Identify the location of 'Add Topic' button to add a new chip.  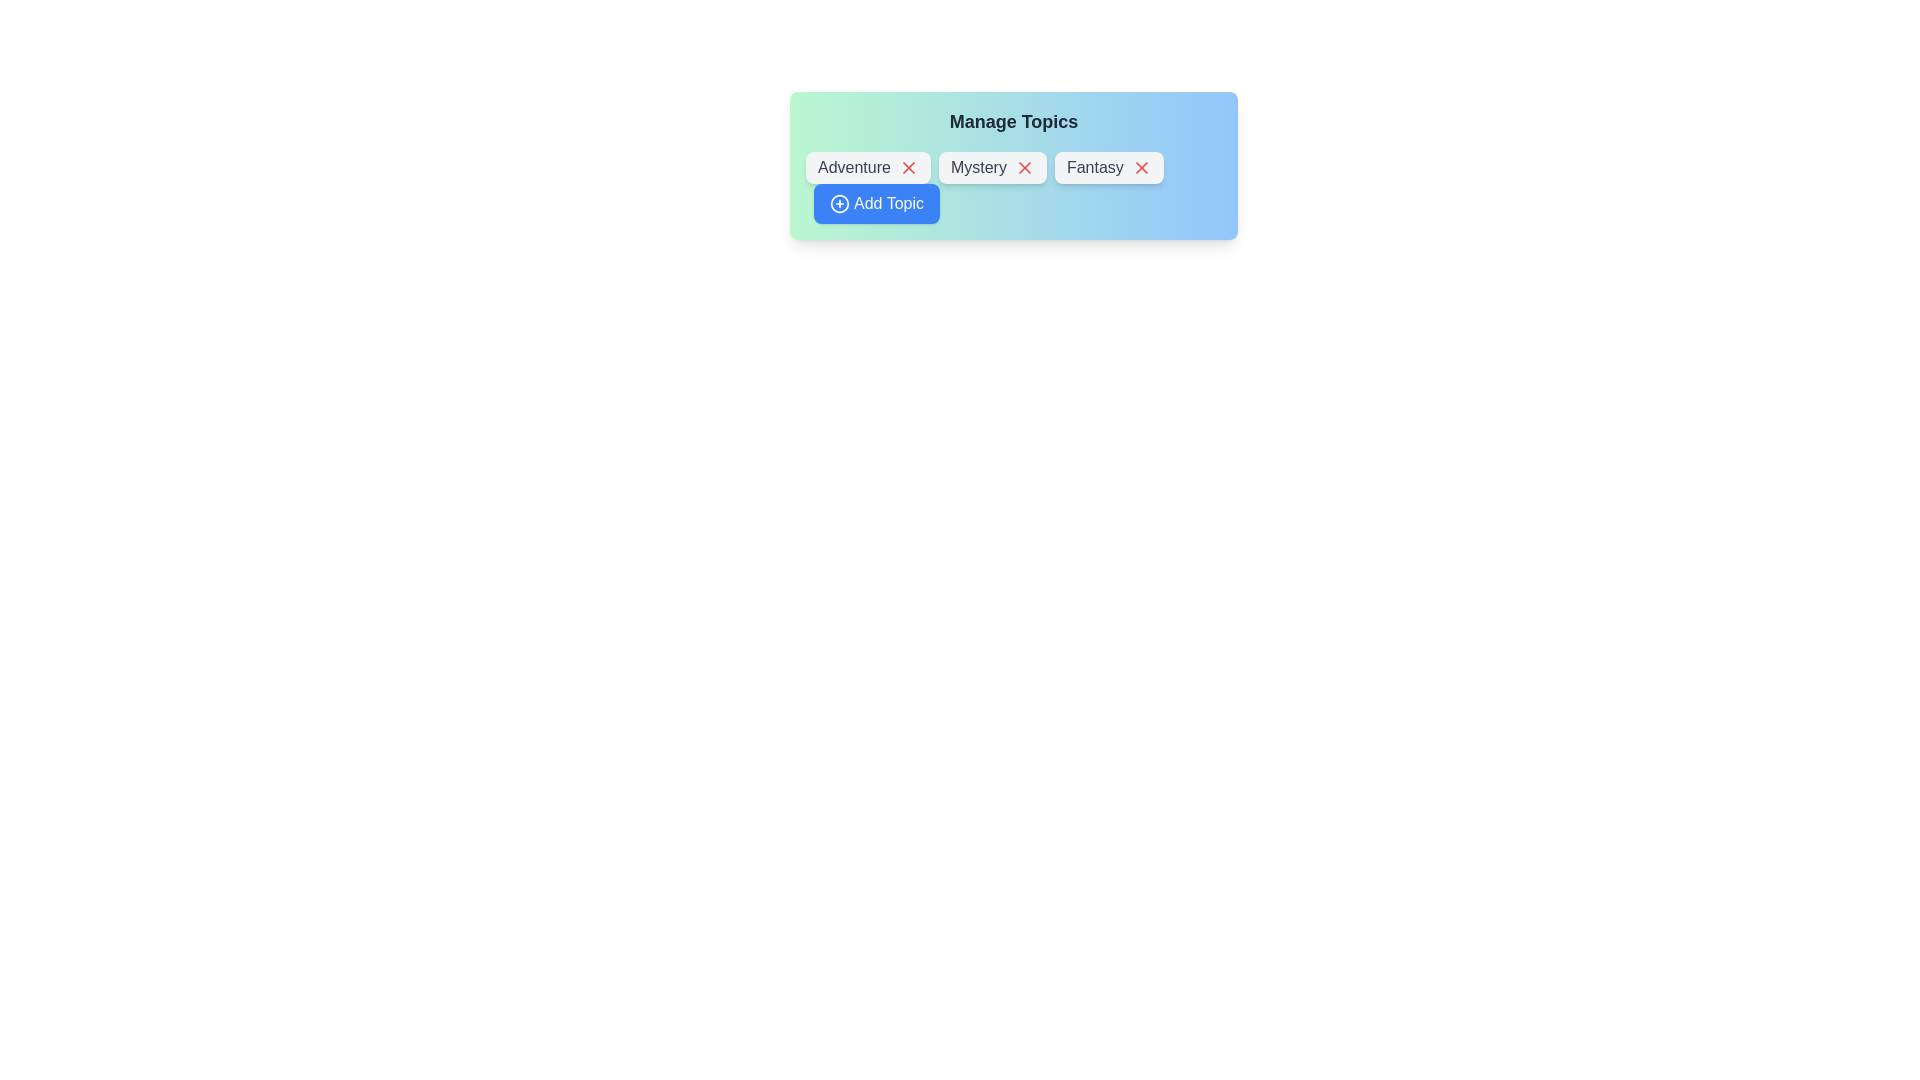
(877, 204).